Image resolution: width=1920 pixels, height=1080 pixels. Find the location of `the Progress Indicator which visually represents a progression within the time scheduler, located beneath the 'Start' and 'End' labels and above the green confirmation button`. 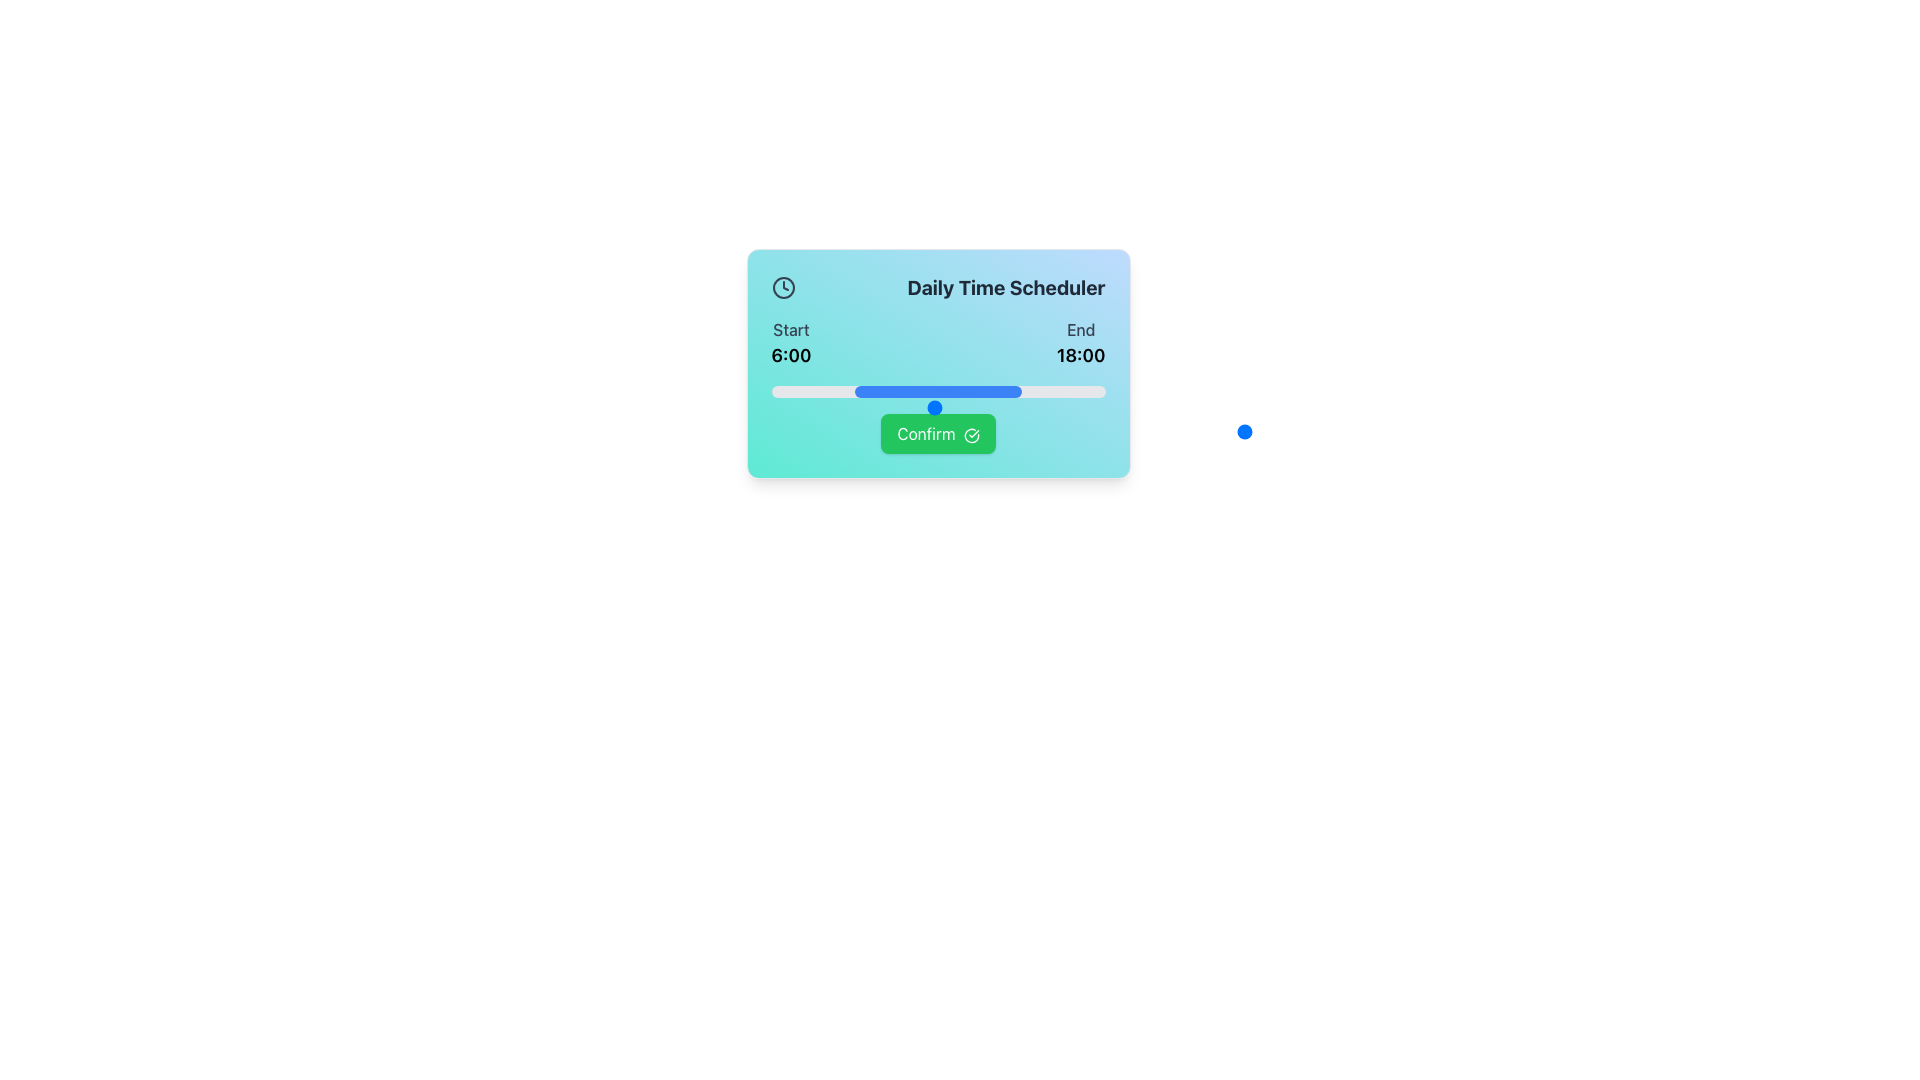

the Progress Indicator which visually represents a progression within the time scheduler, located beneath the 'Start' and 'End' labels and above the green confirmation button is located at coordinates (937, 392).